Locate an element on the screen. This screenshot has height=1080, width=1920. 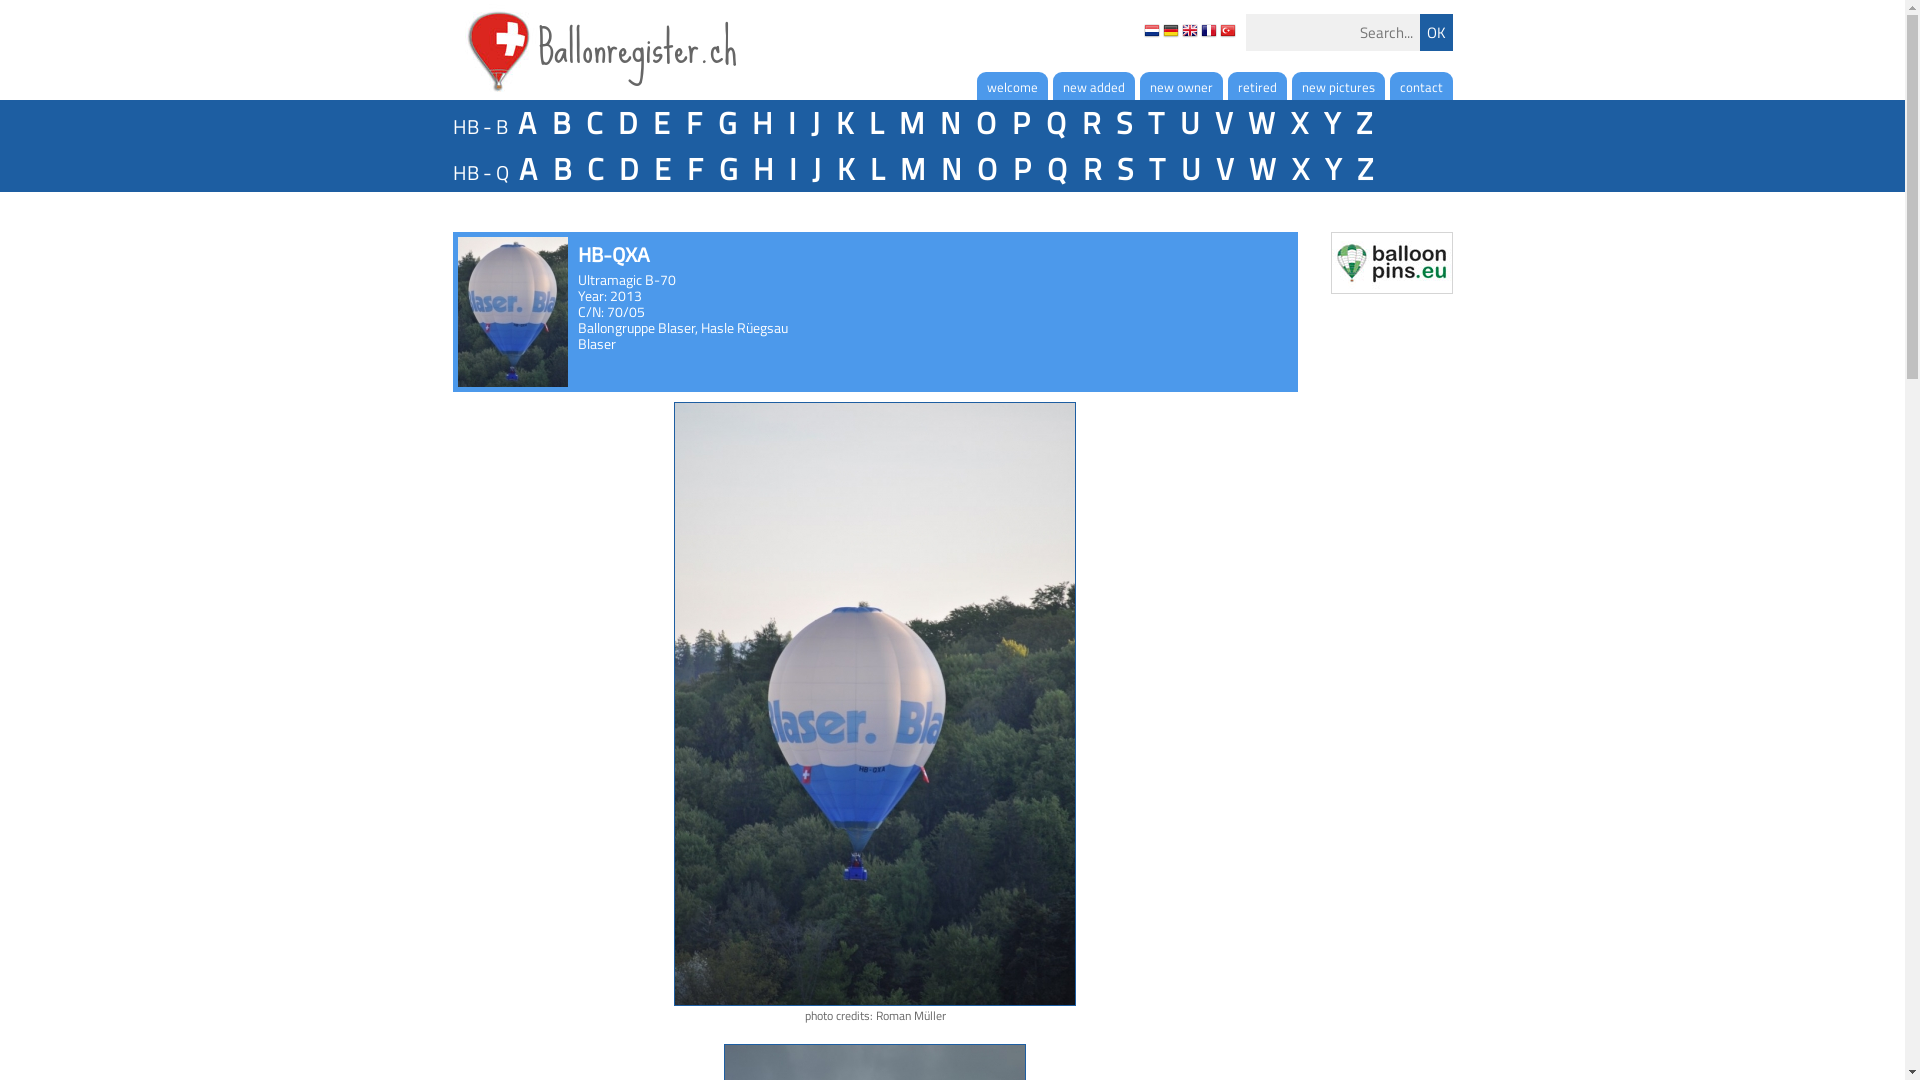
'V' is located at coordinates (1223, 168).